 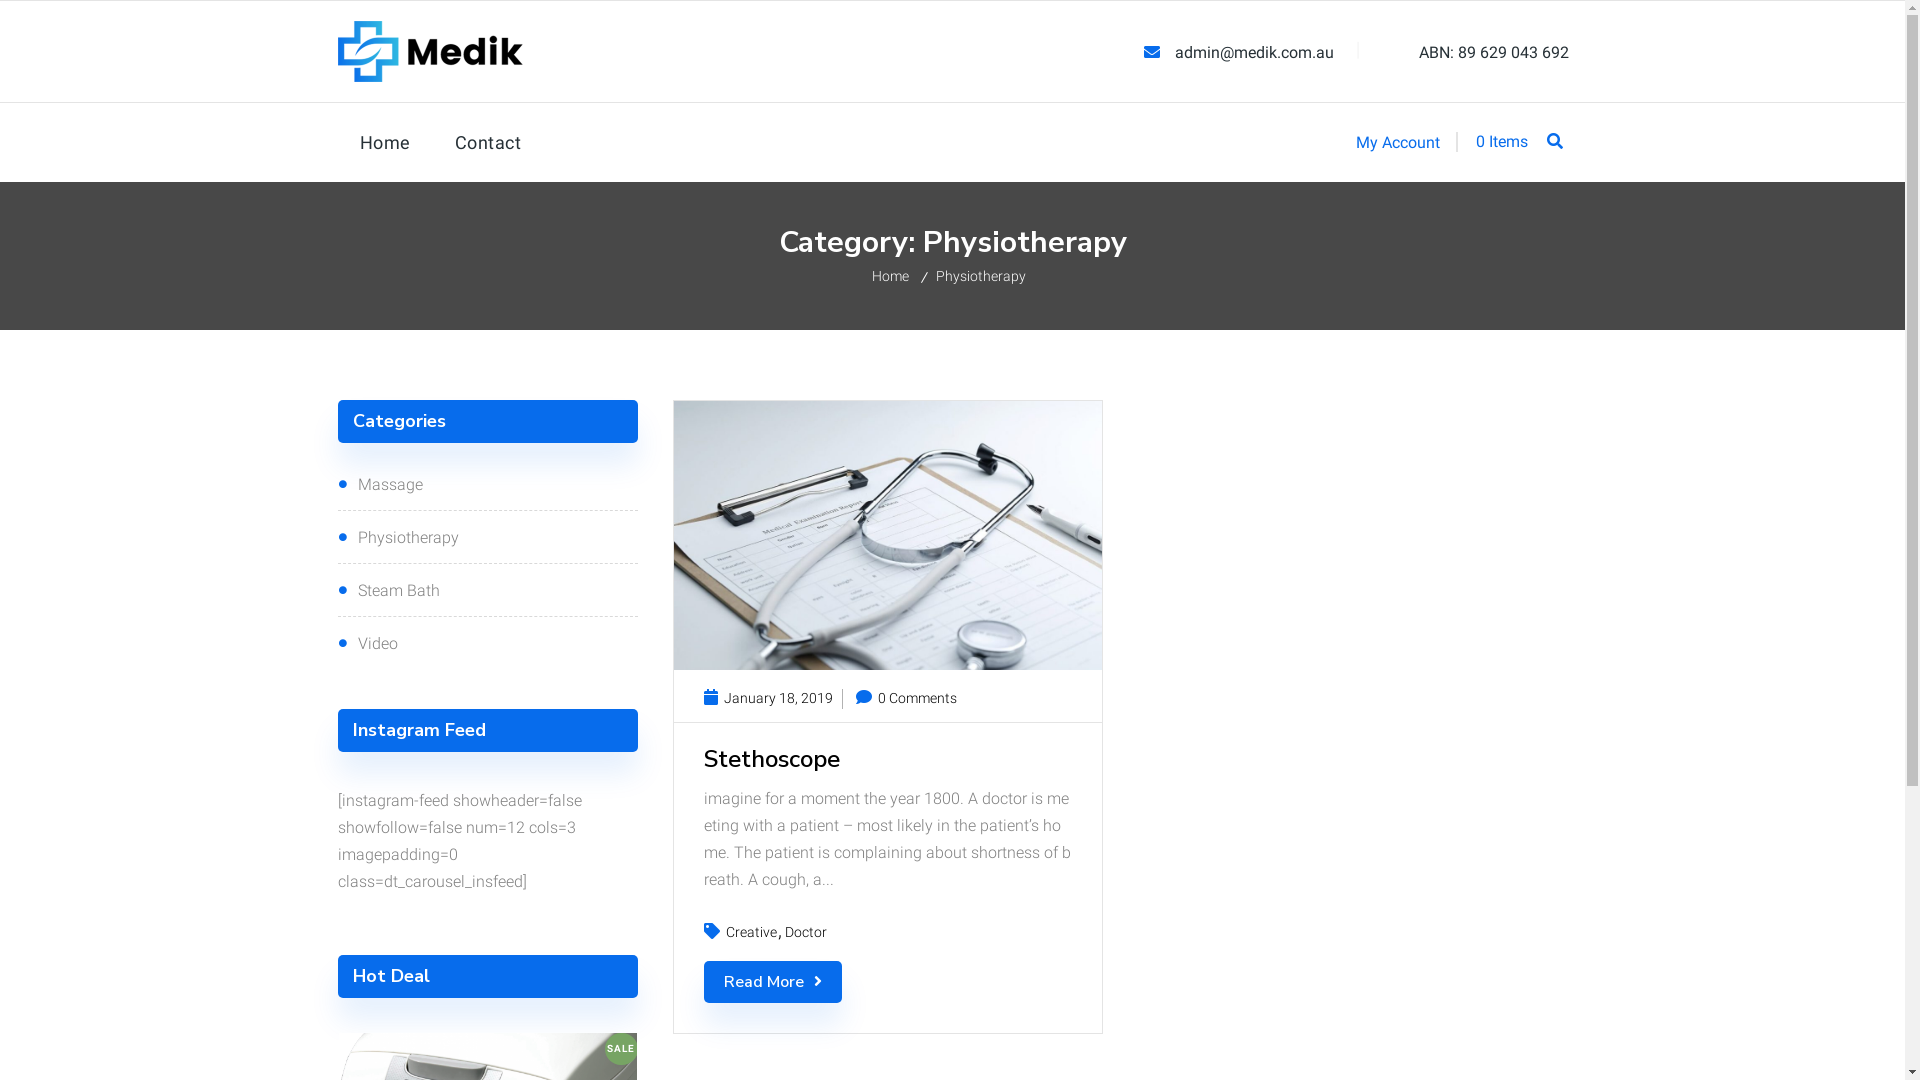 I want to click on 'Physiotherapy', so click(x=983, y=276).